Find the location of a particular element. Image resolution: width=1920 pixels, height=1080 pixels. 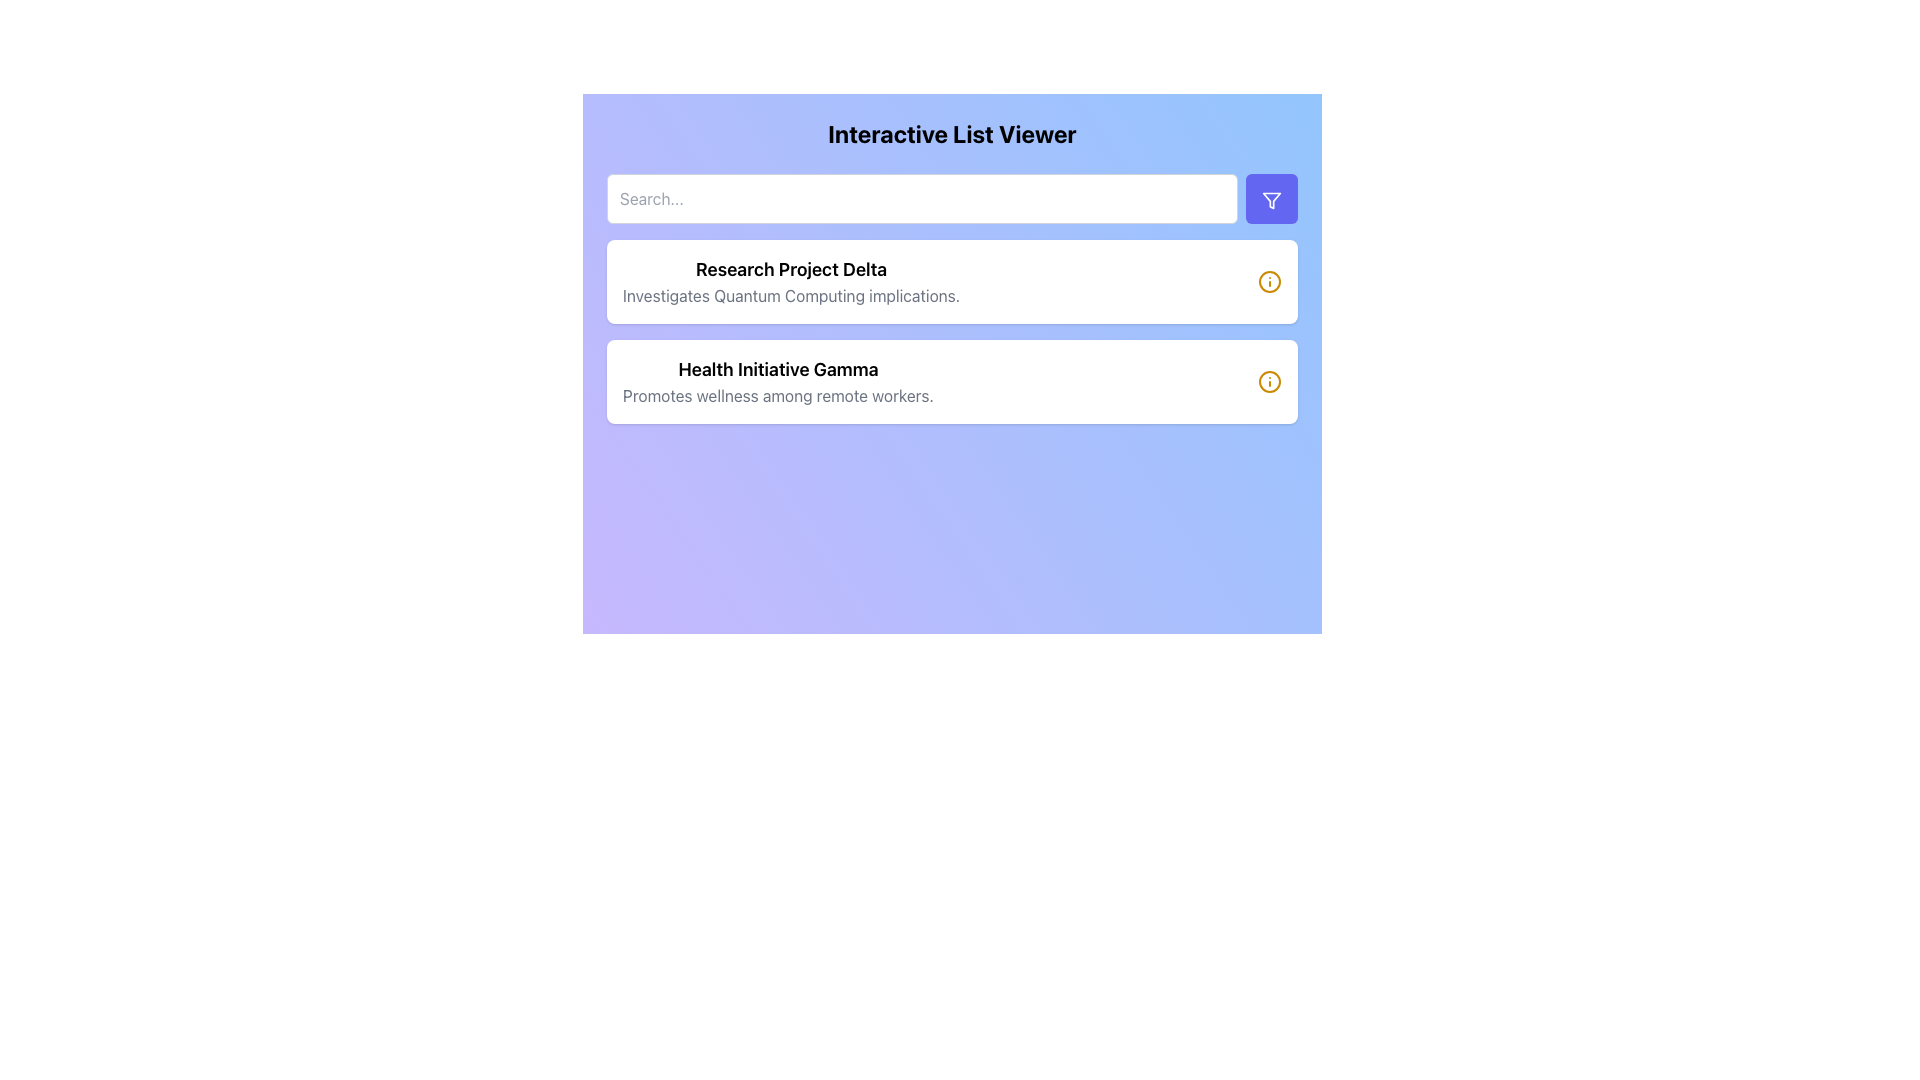

the title text label that presents the item summary in the first card of the vertically-stacked list, which guides the user to the associated content or action item is located at coordinates (790, 270).